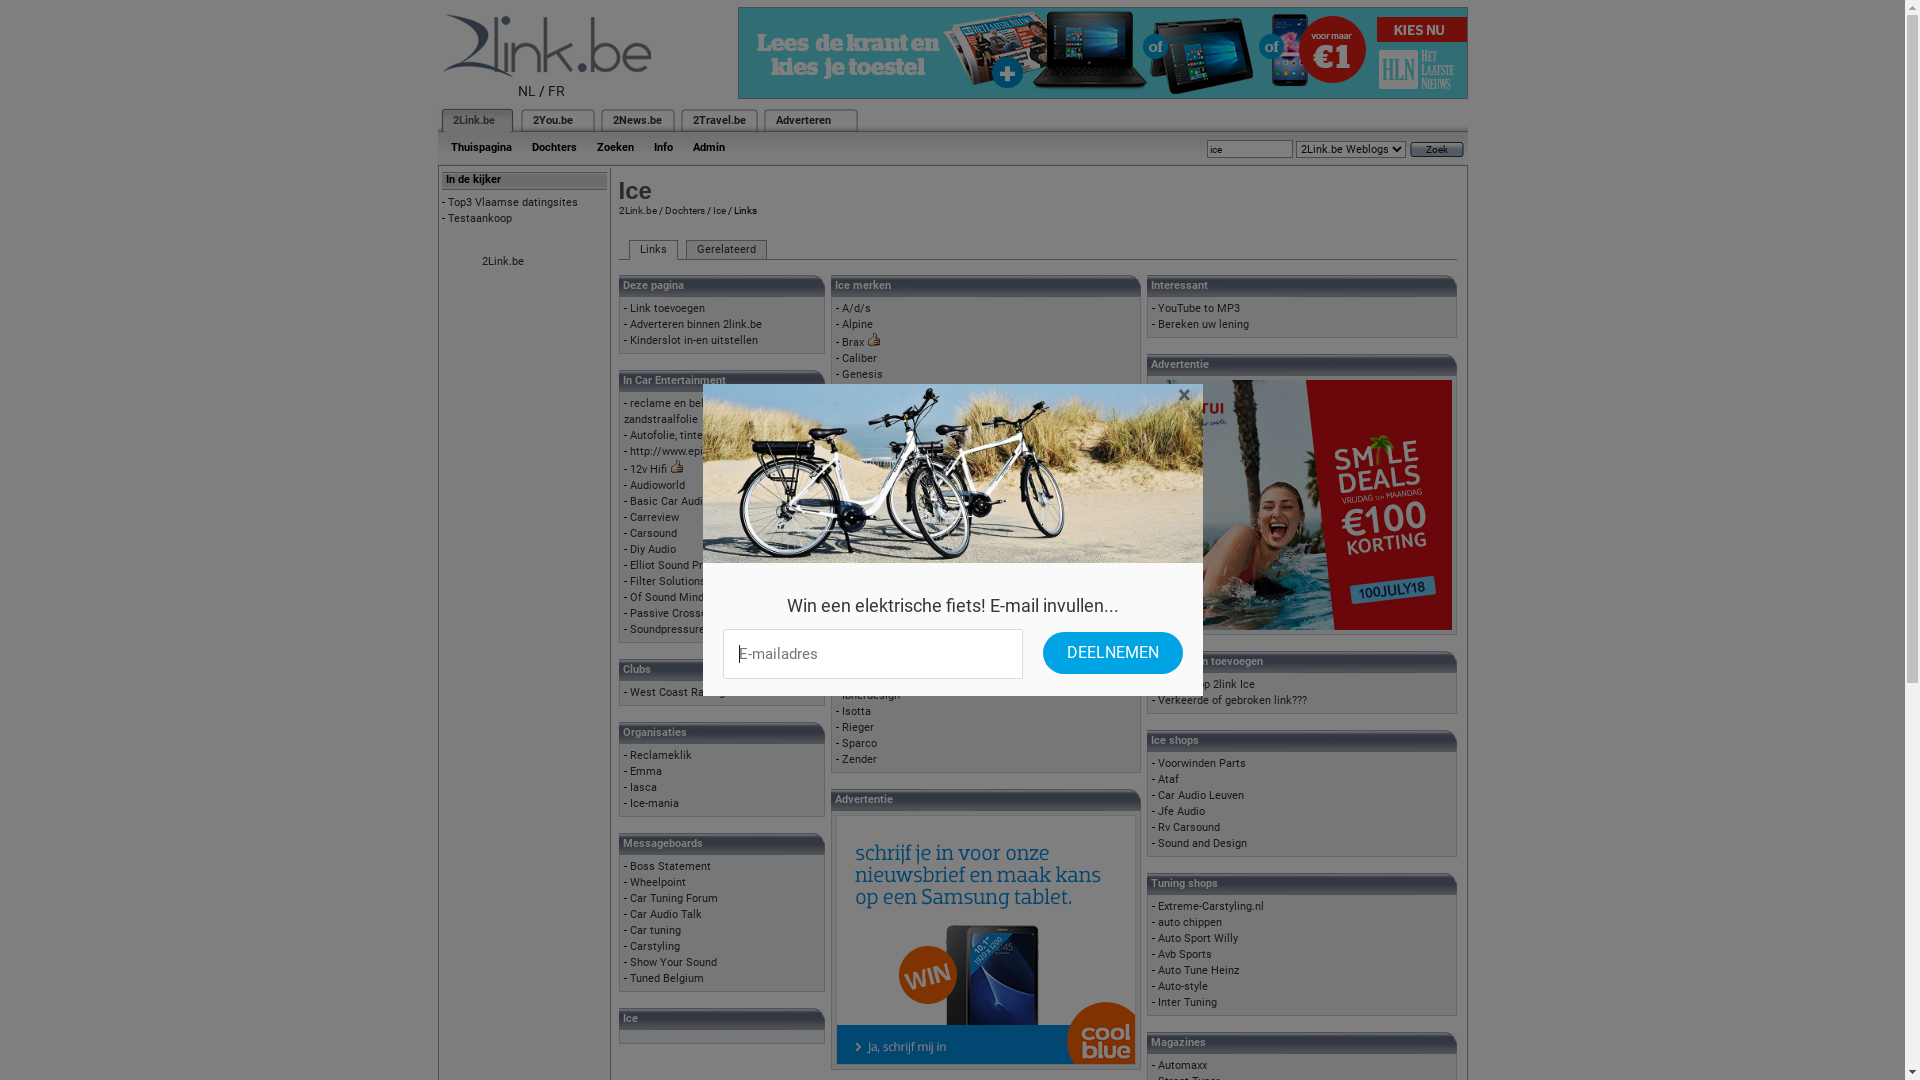 This screenshot has height=1080, width=1920. I want to click on 'Top3 Vlaamse datingsites', so click(513, 202).